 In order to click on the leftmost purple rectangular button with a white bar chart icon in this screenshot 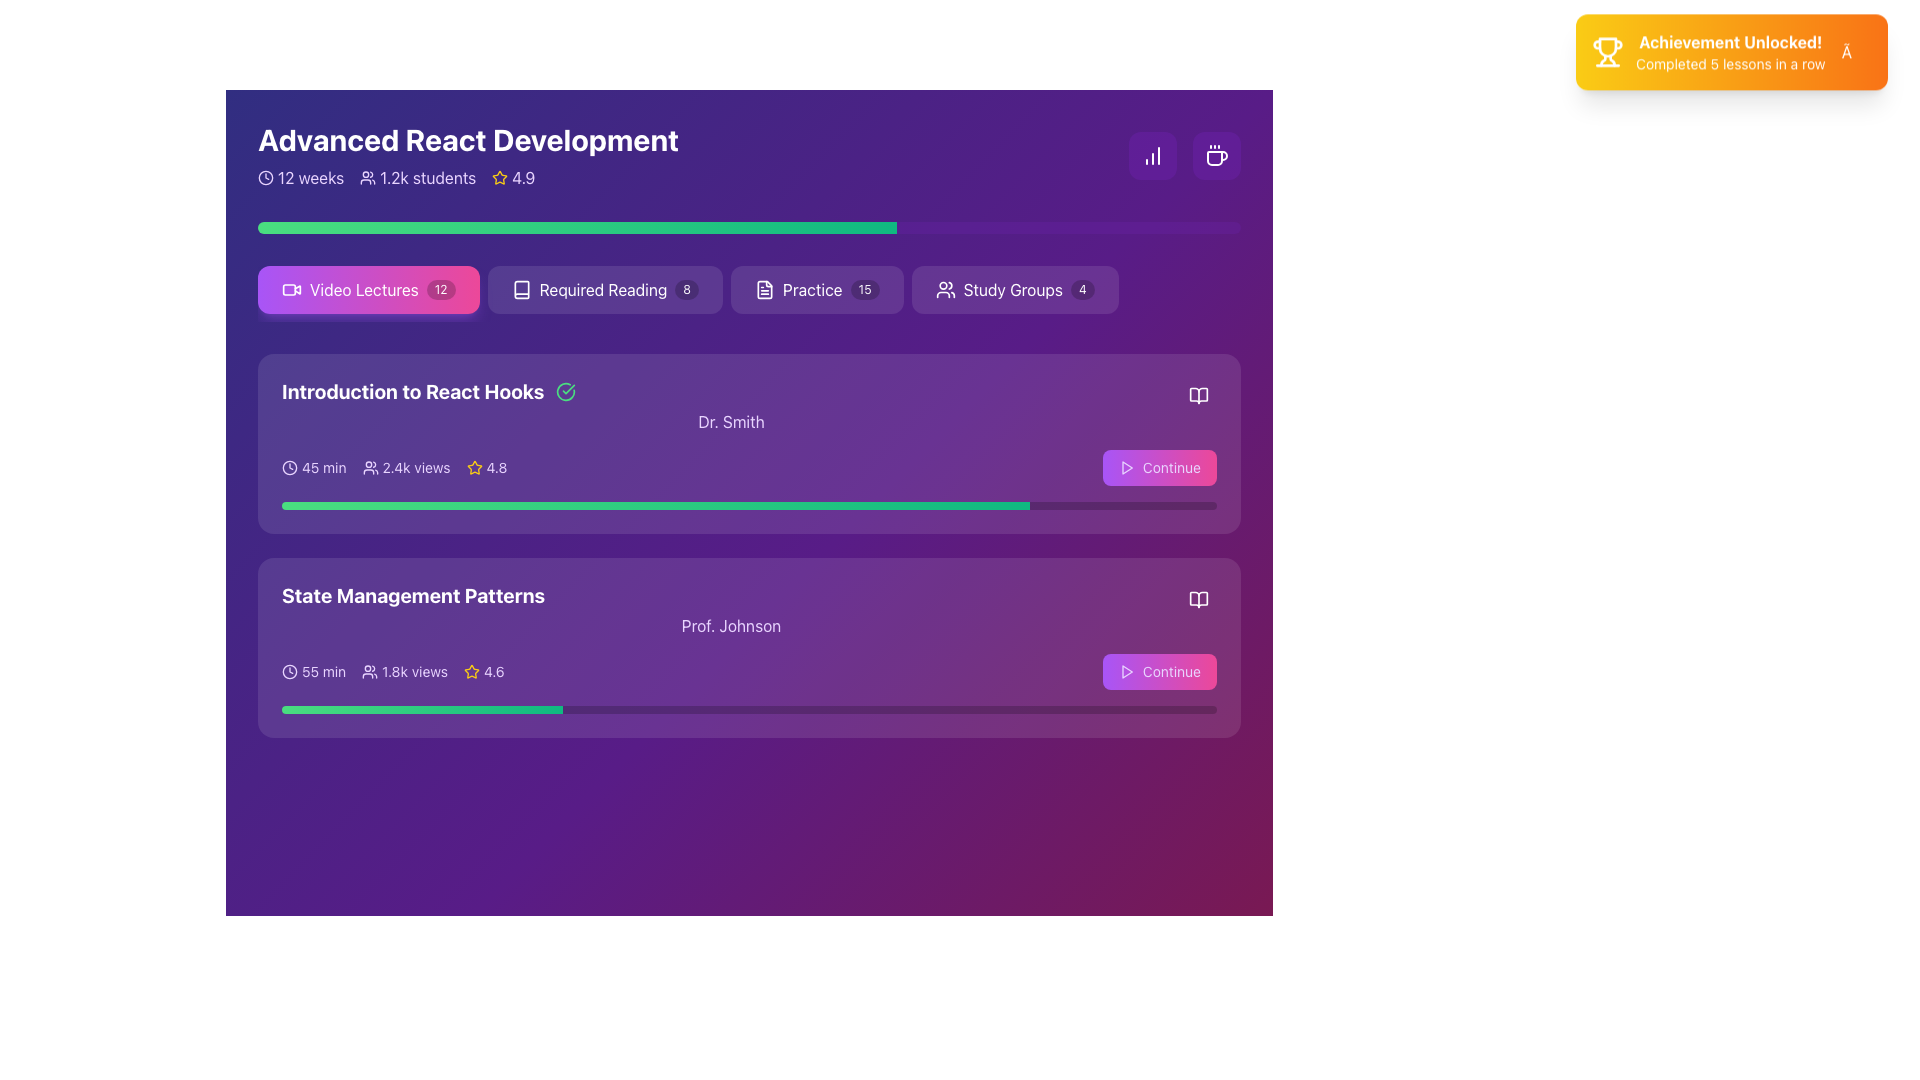, I will do `click(1152, 154)`.